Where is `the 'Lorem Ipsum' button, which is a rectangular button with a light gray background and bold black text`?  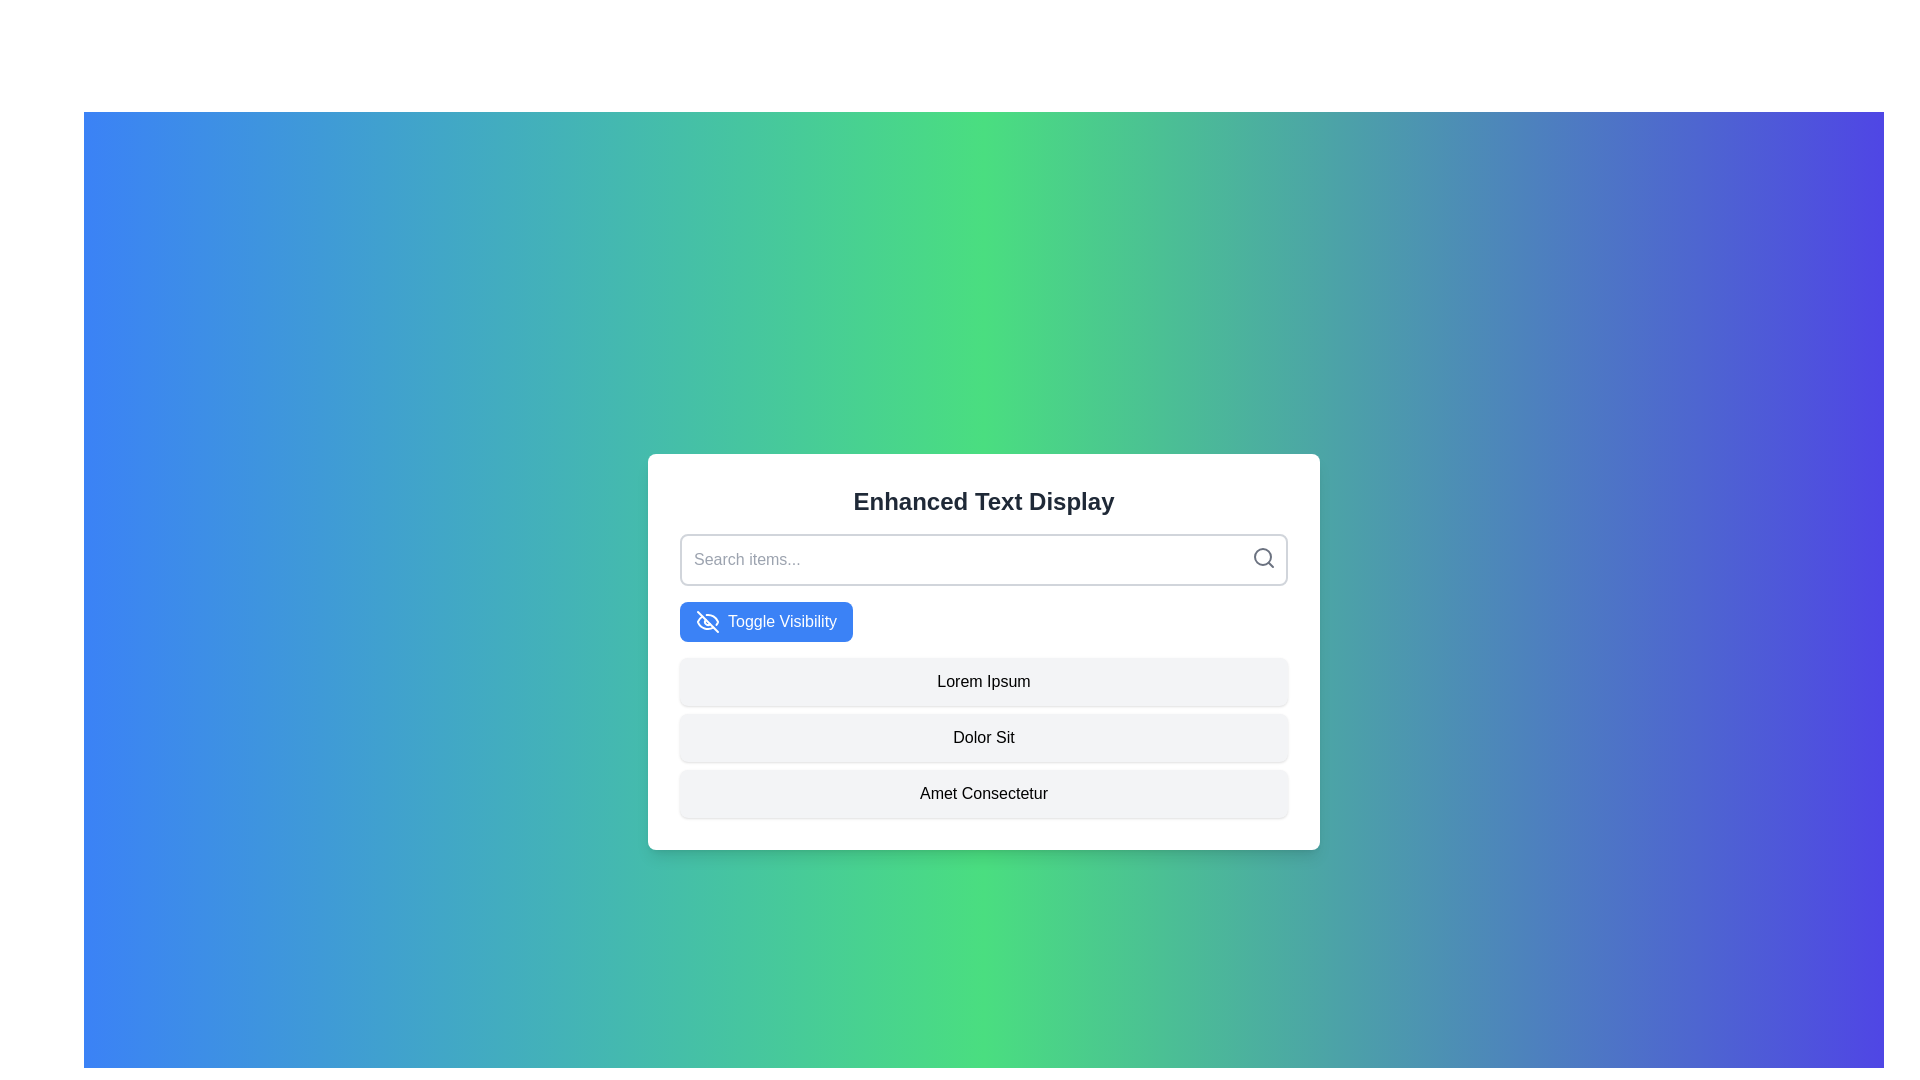
the 'Lorem Ipsum' button, which is a rectangular button with a light gray background and bold black text is located at coordinates (983, 681).